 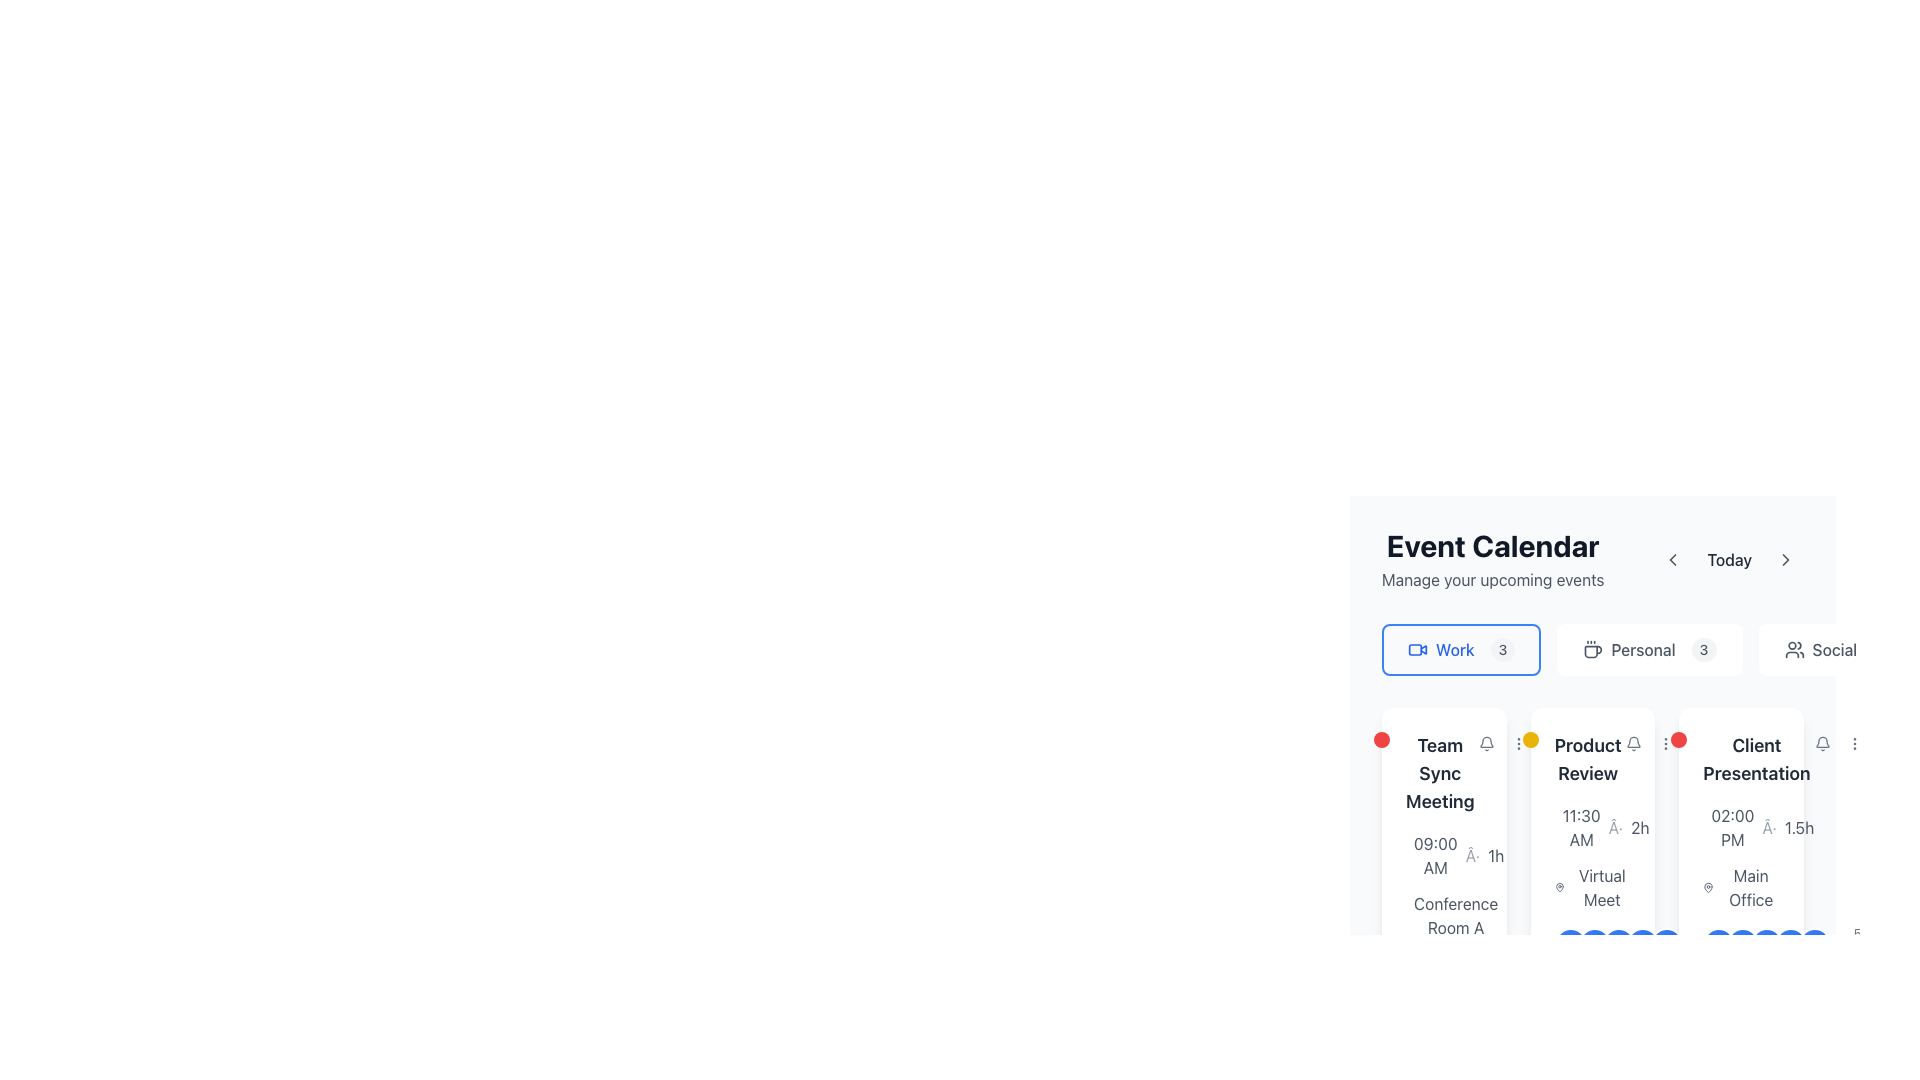 What do you see at coordinates (1822, 744) in the screenshot?
I see `the small circular button with a bell icon located in the top-right corner of the 'Client Presentation' card` at bounding box center [1822, 744].